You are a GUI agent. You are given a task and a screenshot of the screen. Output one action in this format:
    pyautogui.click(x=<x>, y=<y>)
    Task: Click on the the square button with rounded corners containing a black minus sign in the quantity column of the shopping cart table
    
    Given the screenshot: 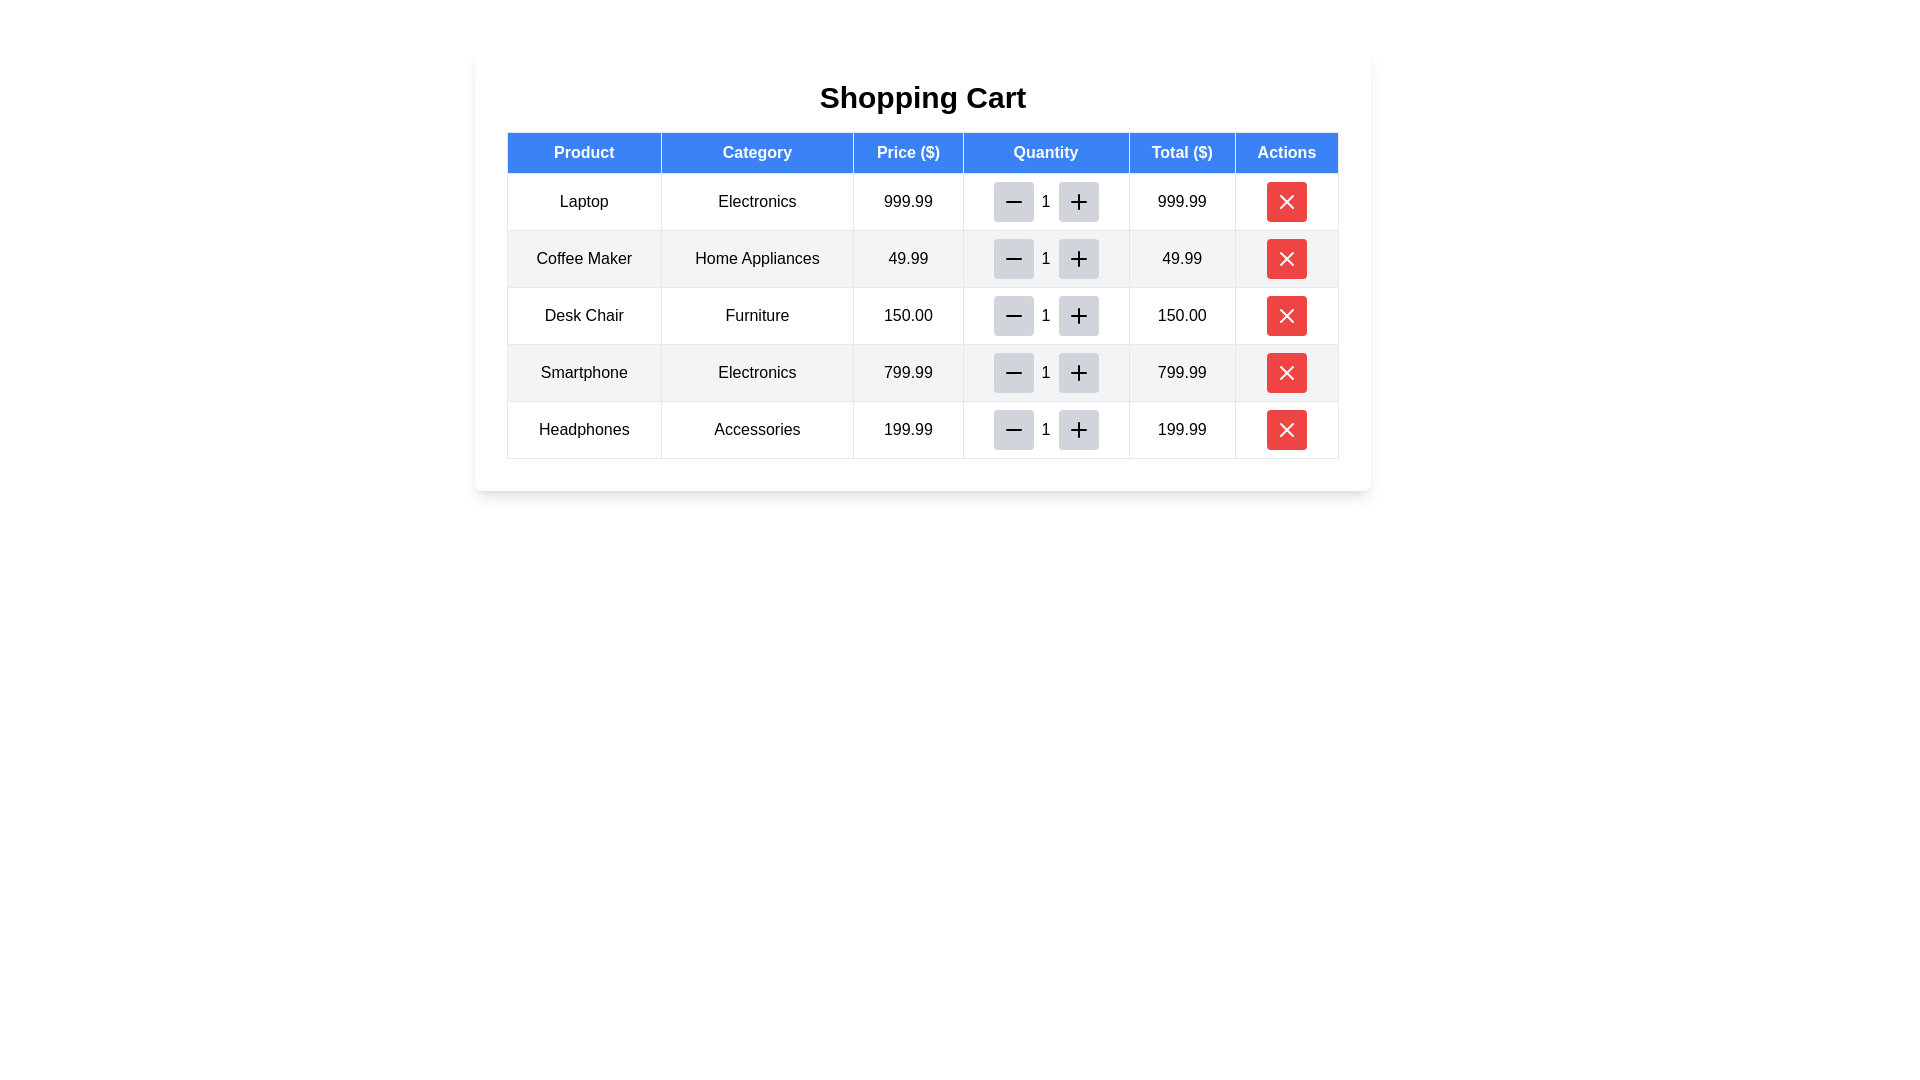 What is the action you would take?
    pyautogui.click(x=1013, y=257)
    